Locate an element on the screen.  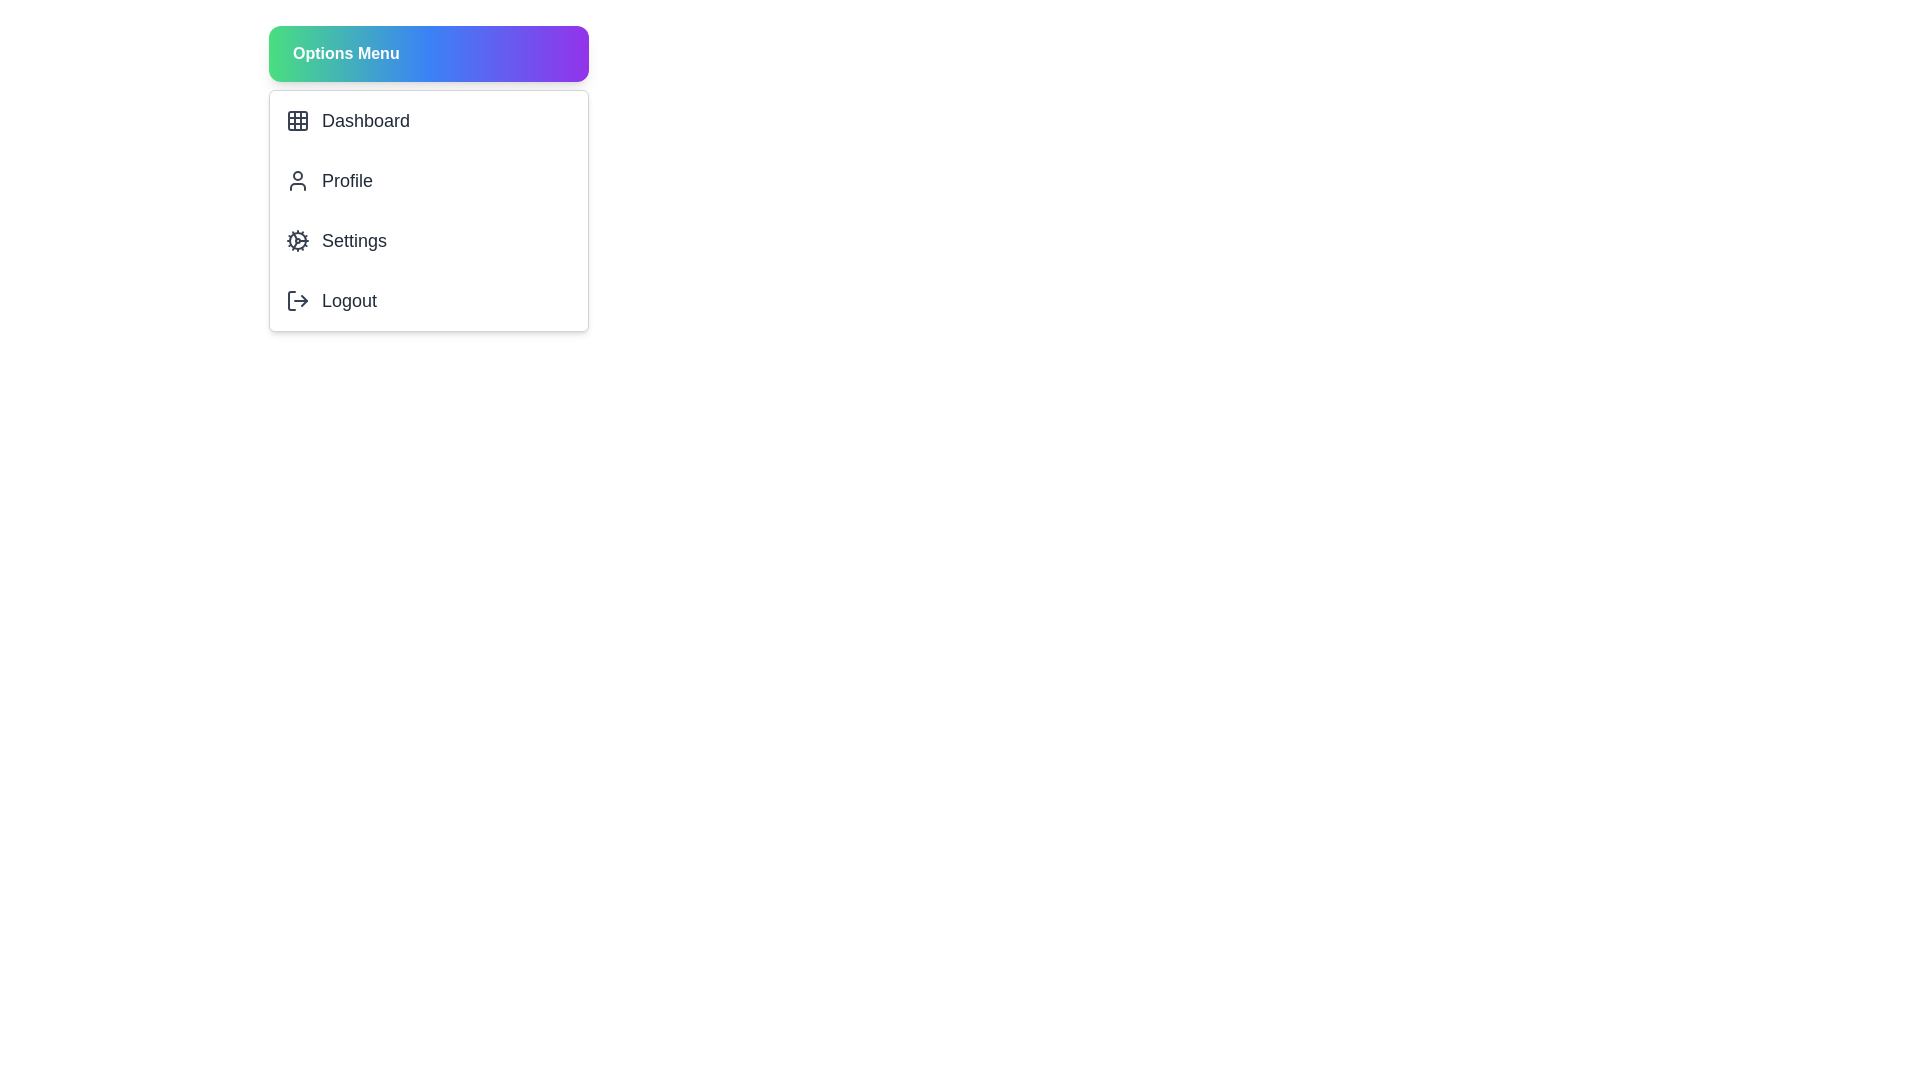
the 'Options Menu' button to toggle the visibility of the menu is located at coordinates (427, 53).